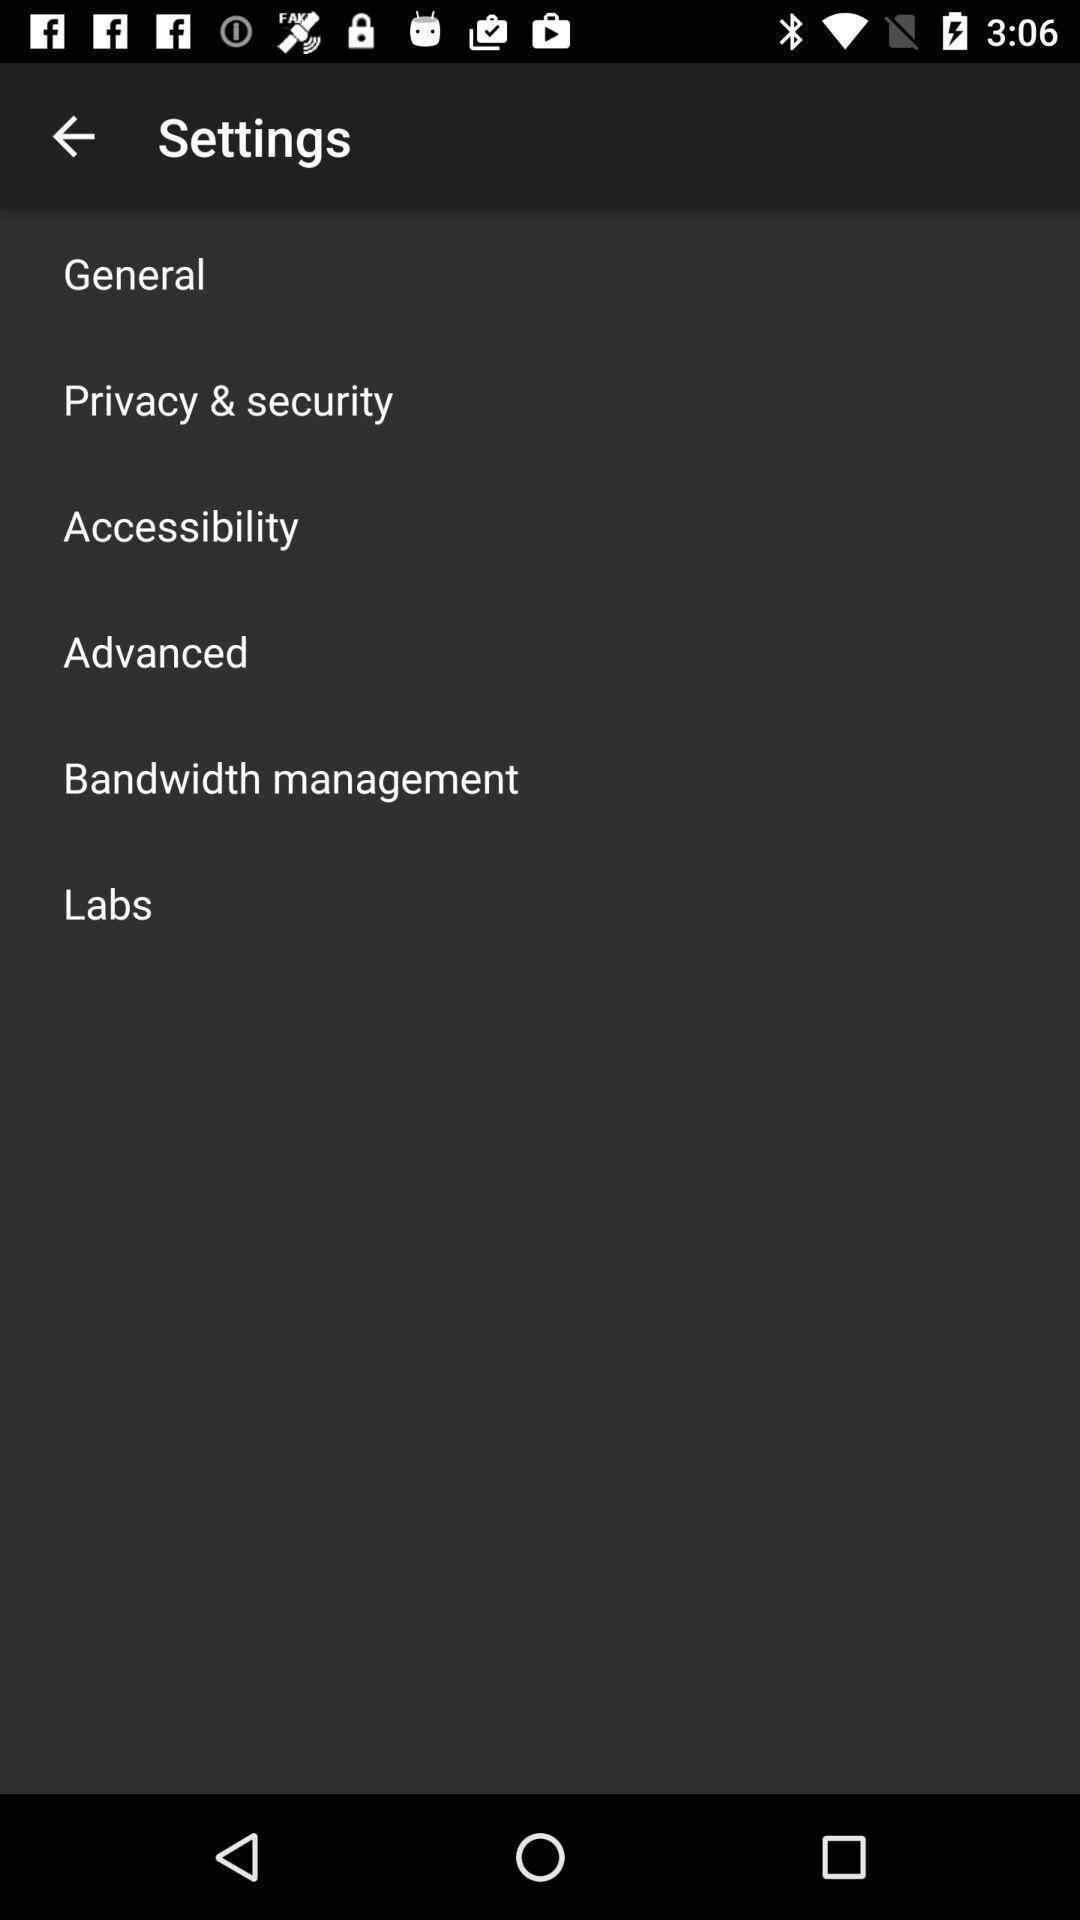 This screenshot has height=1920, width=1080. Describe the element at coordinates (108, 901) in the screenshot. I see `labs` at that location.